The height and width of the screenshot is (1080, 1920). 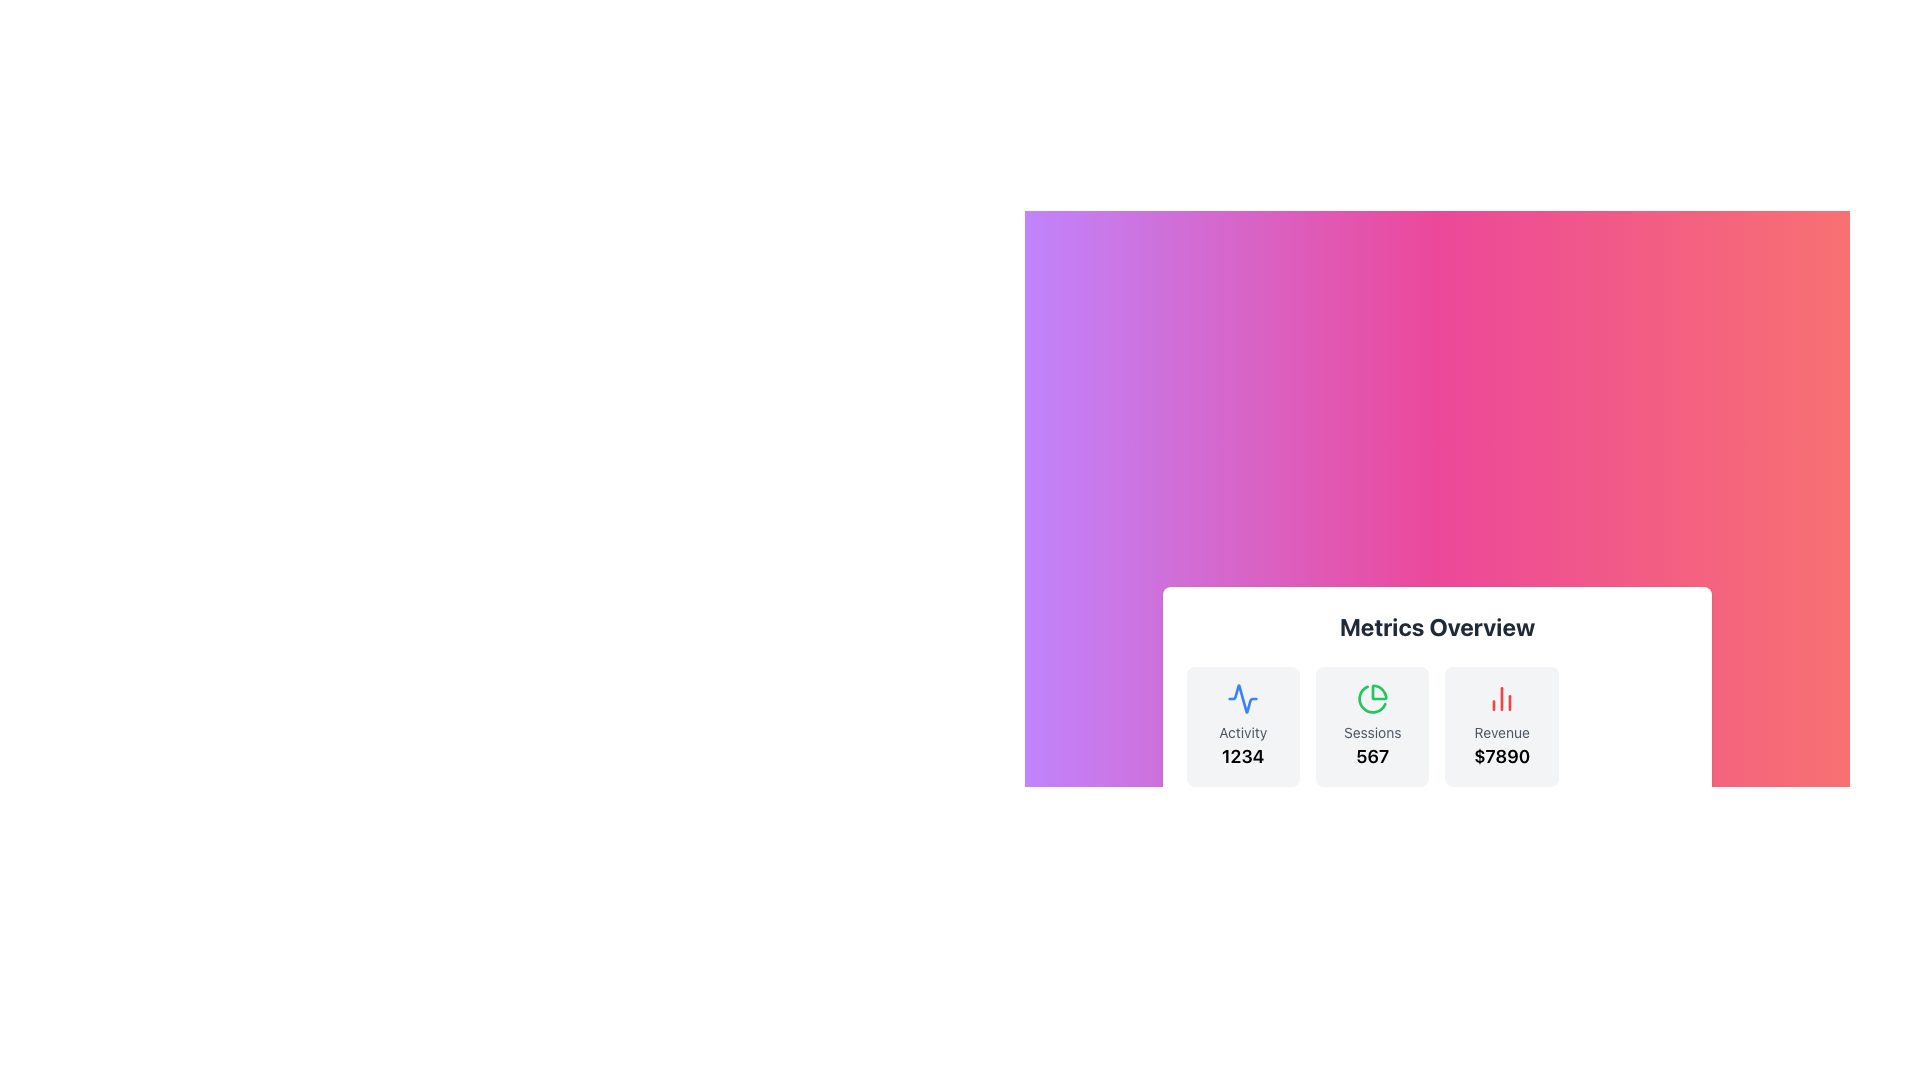 I want to click on displayed revenue value of $7890 from the numeric text display in bold font on a light gray background, located within the financial information card under the label 'Revenue.', so click(x=1502, y=756).